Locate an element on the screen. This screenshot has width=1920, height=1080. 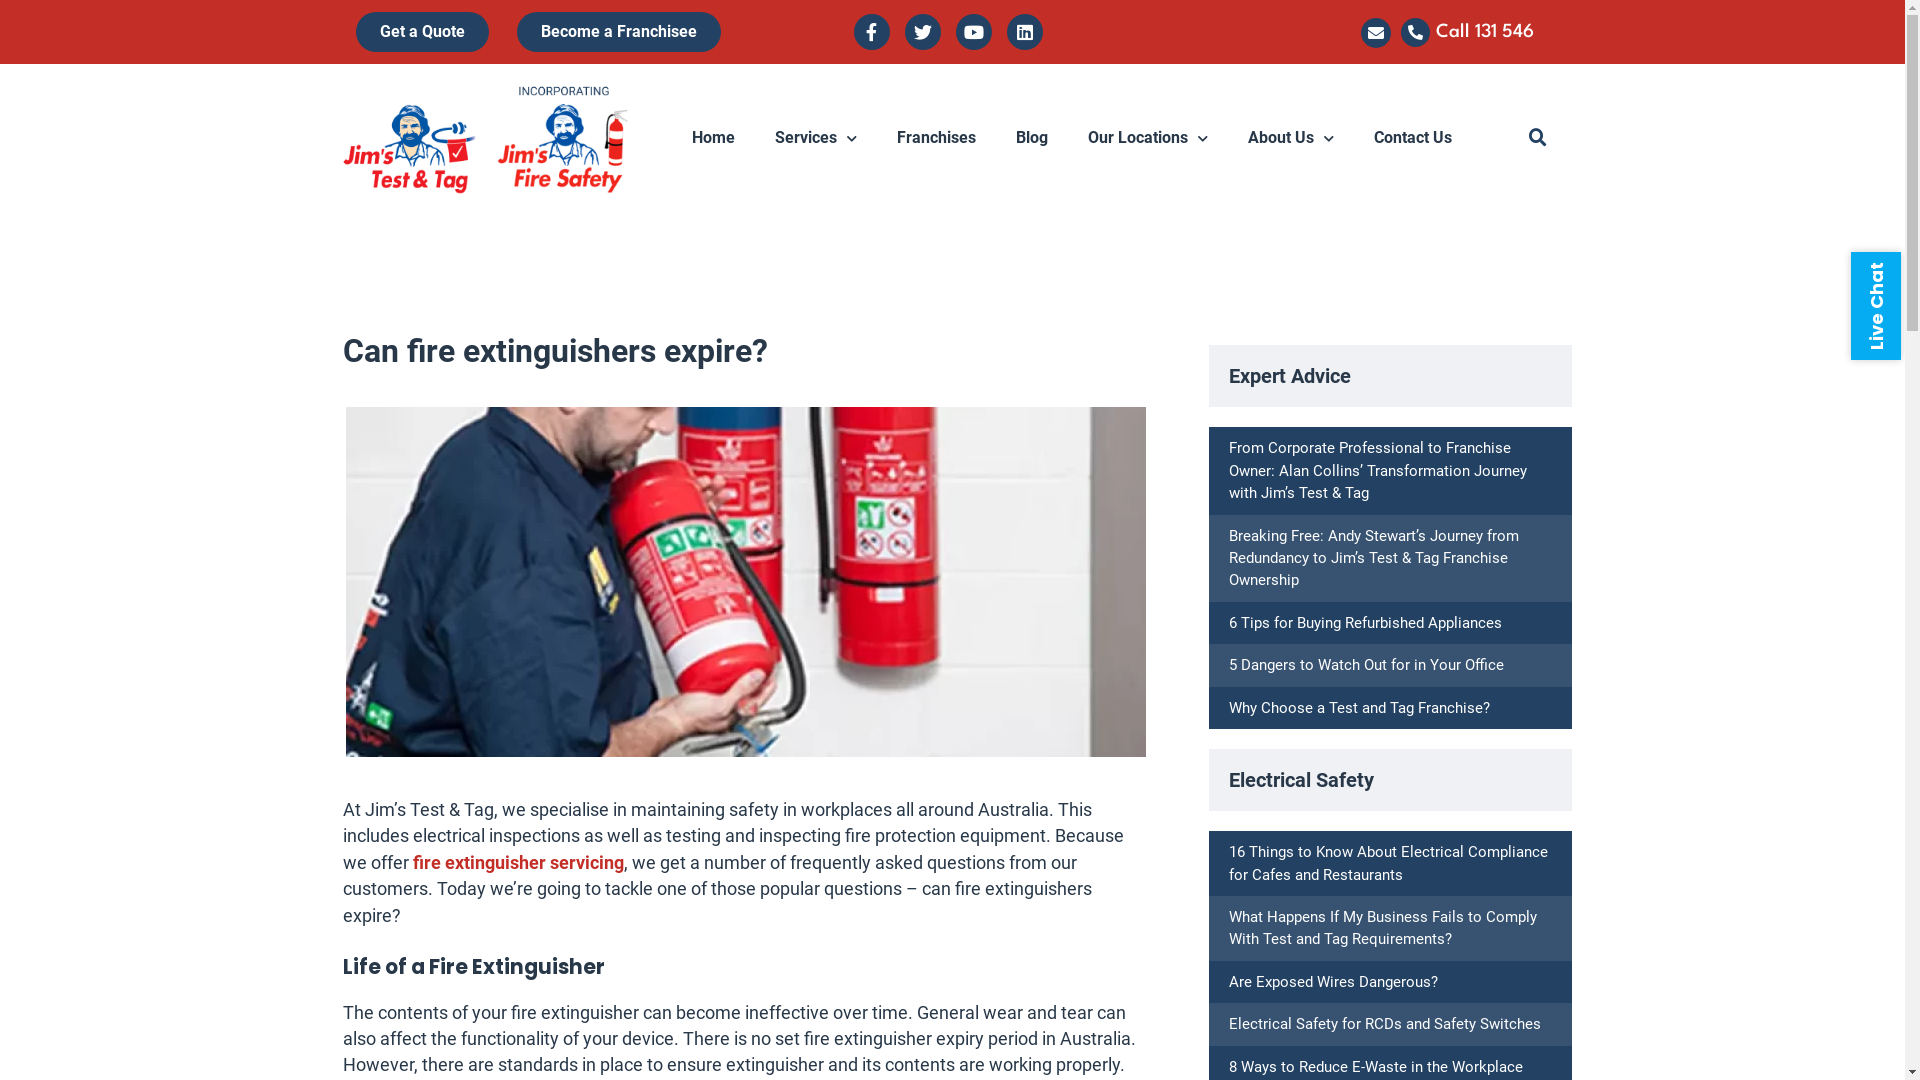
'Electrical Safety for RCDs and Safety Switches' is located at coordinates (1384, 1023).